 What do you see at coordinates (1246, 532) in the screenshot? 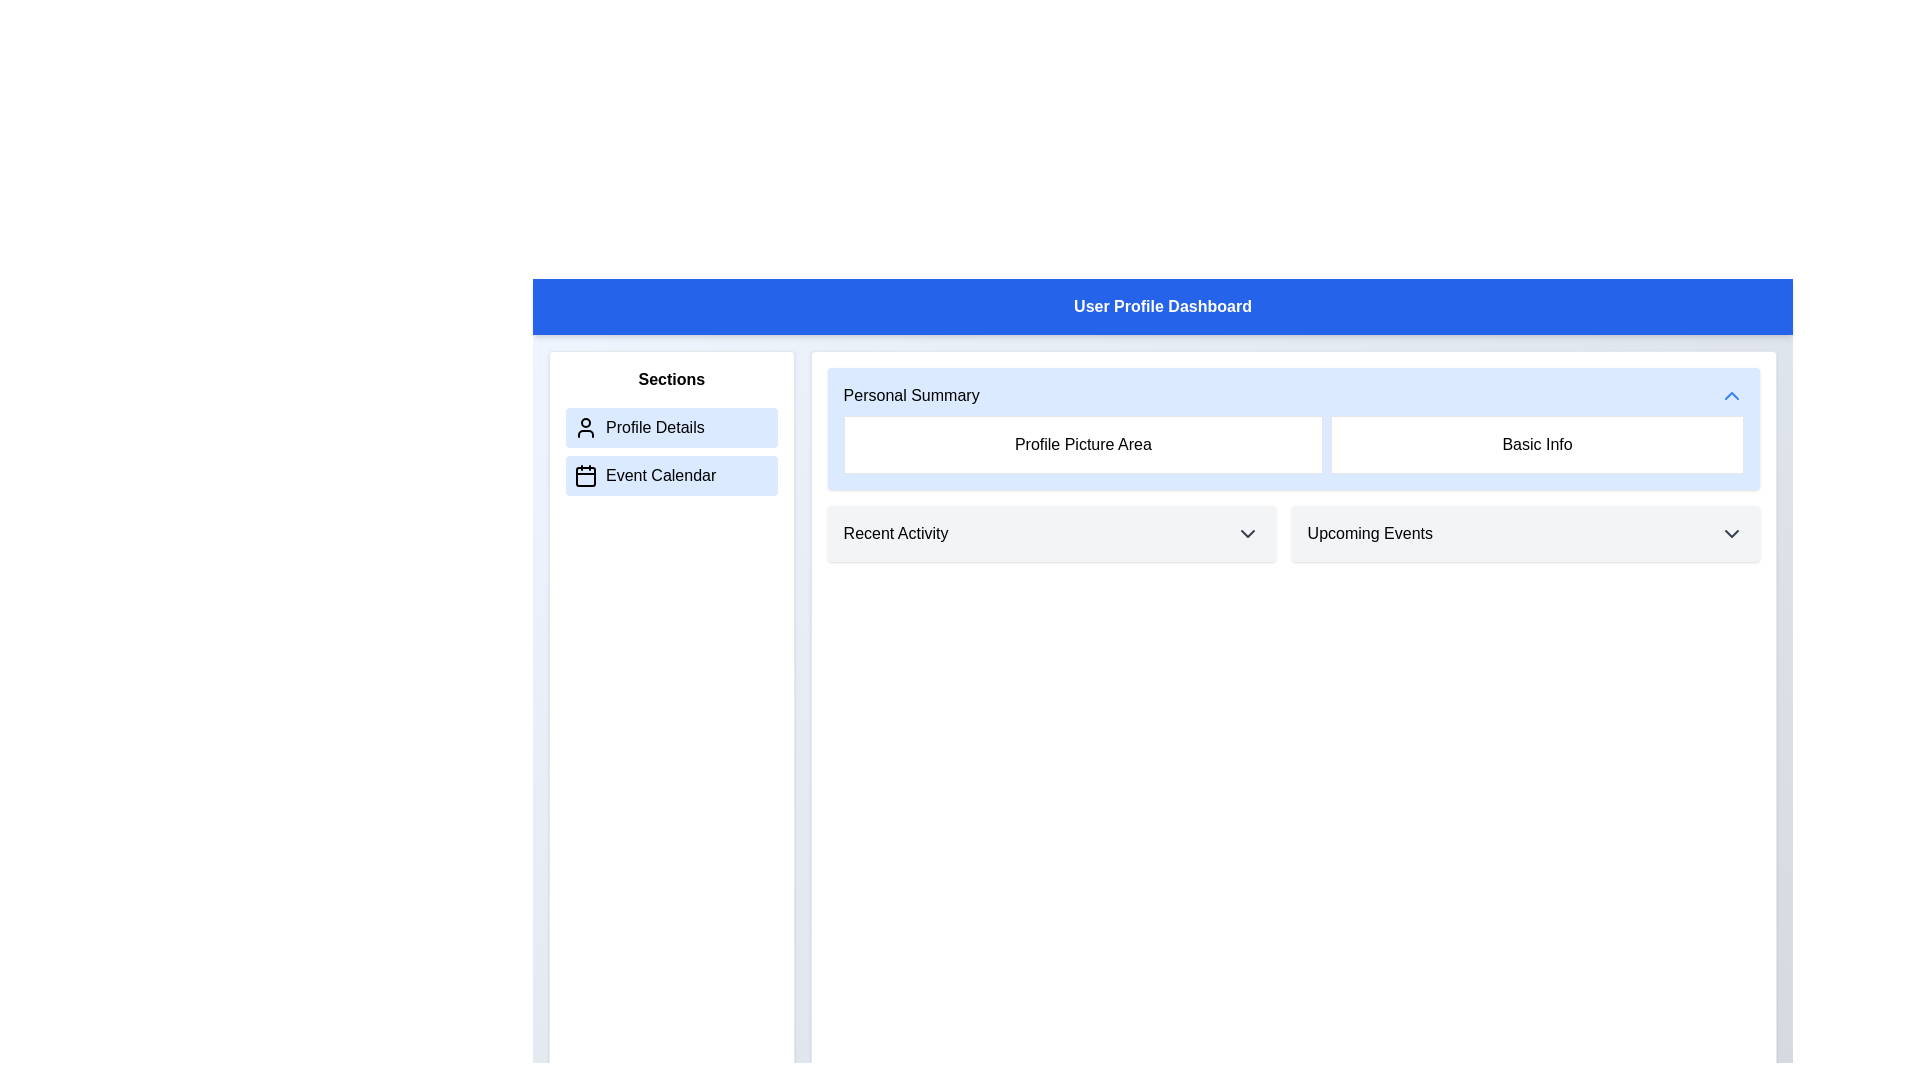
I see `the small downward-facing gray chevron icon located to the far right of the 'Recent Activity' section` at bounding box center [1246, 532].